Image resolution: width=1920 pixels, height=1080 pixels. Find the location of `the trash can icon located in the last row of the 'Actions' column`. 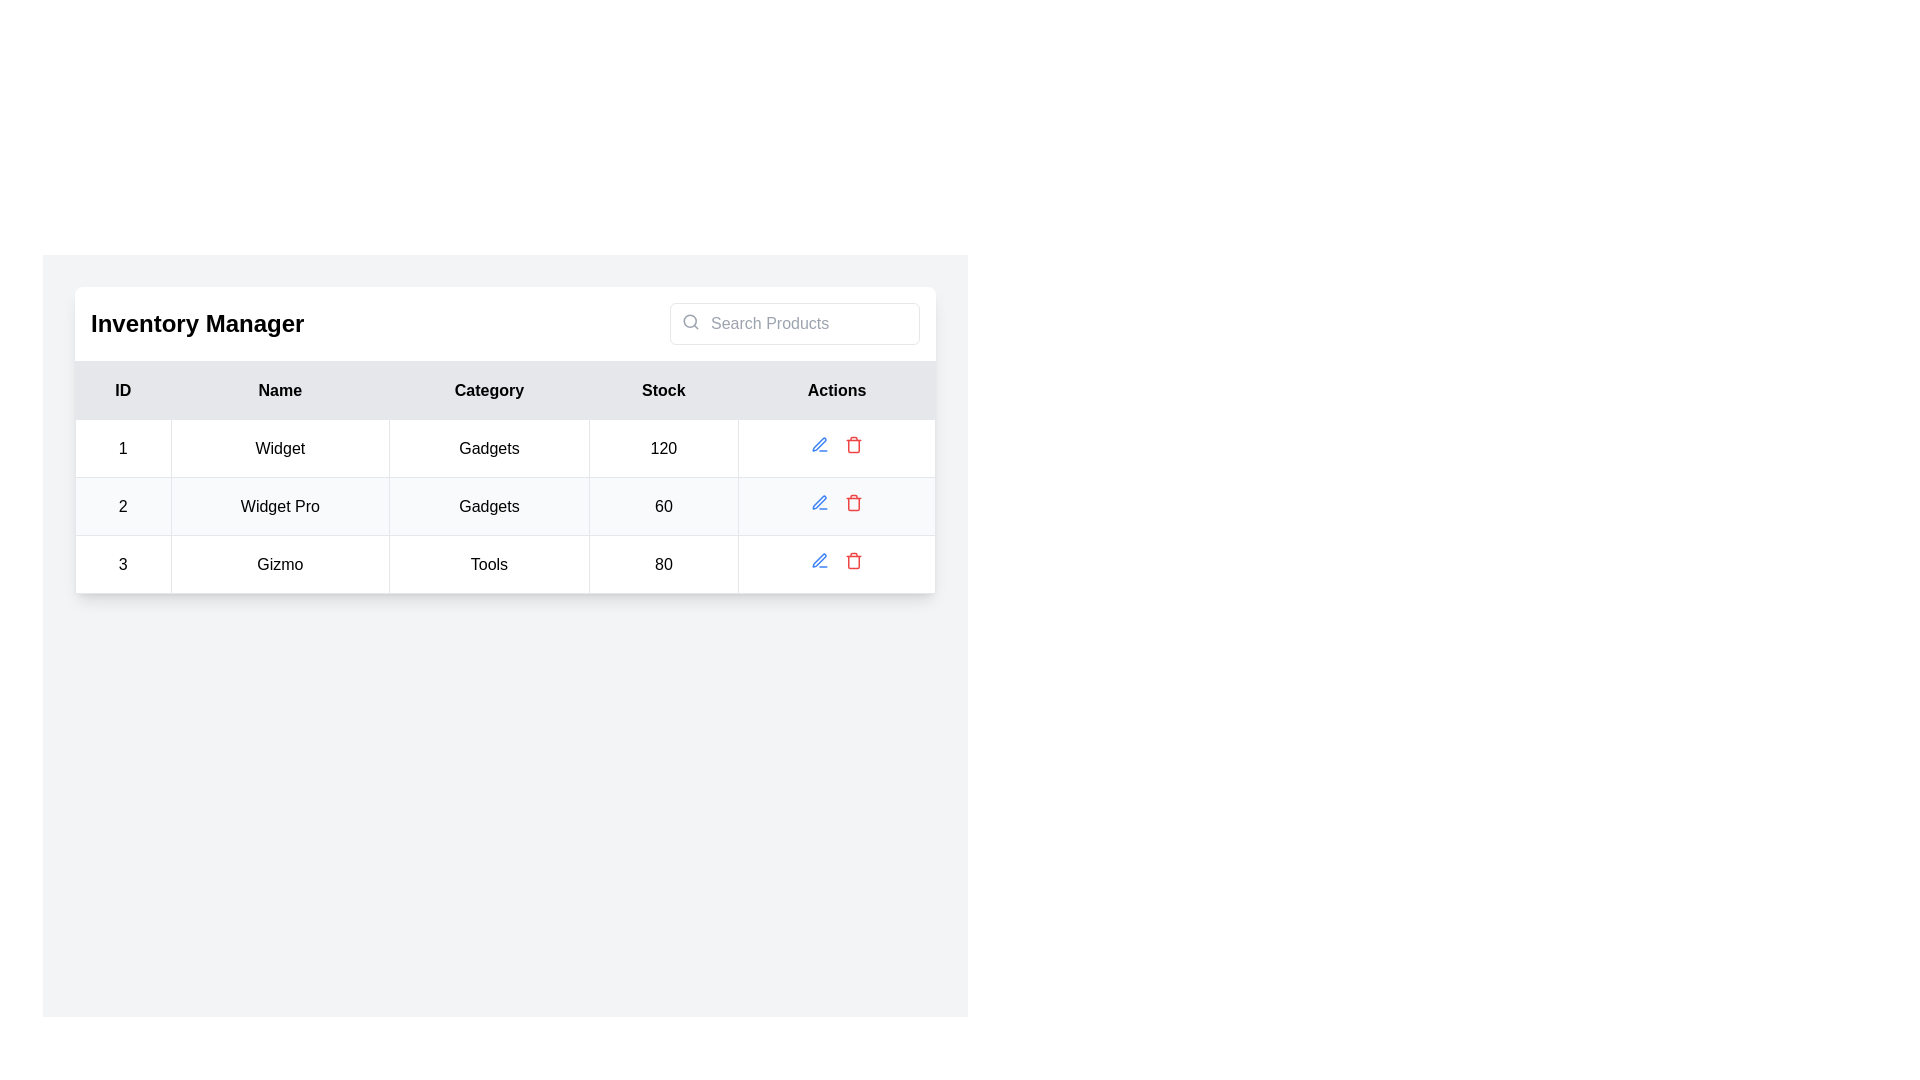

the trash can icon located in the last row of the 'Actions' column is located at coordinates (854, 562).